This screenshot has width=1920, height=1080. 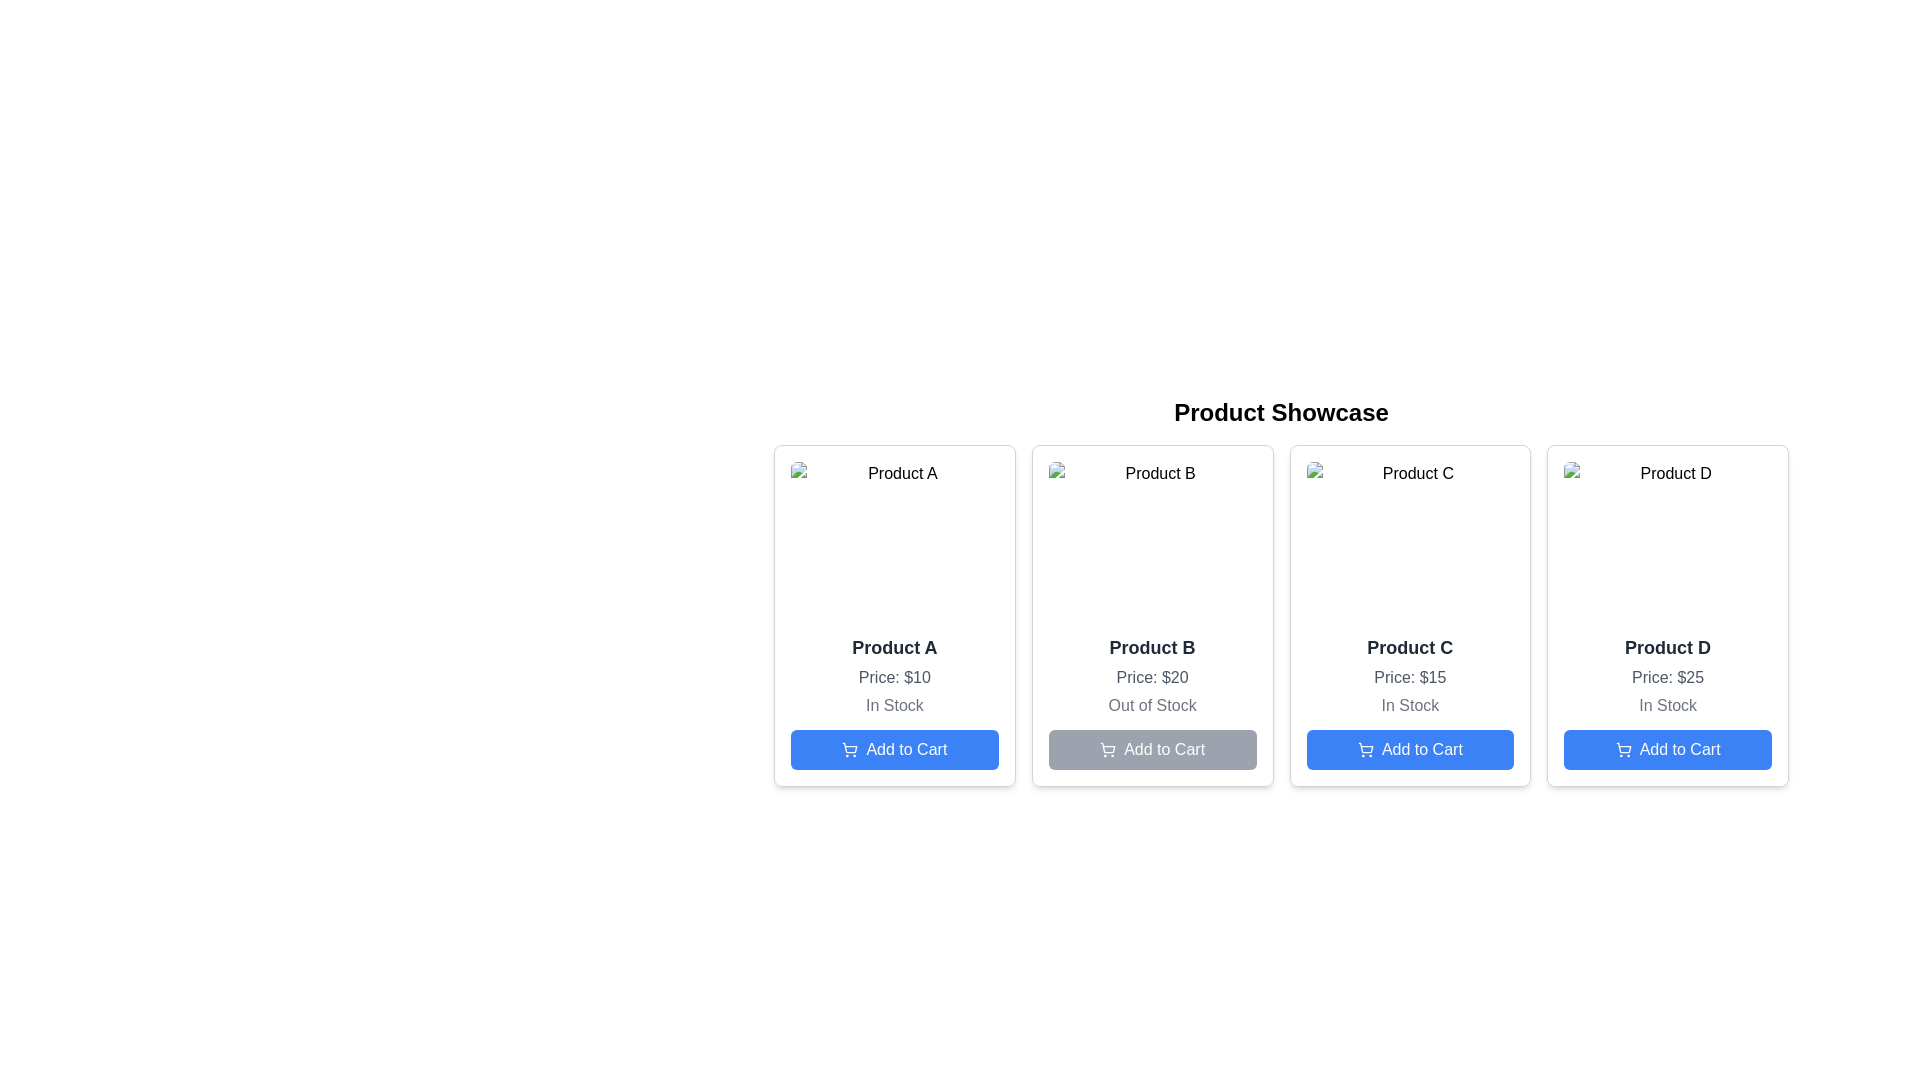 I want to click on the text label 'Product B' within the second product card, which is styled in bold, large font and dark color, located below the image section and above the 'Price: $20' text, so click(x=1152, y=648).